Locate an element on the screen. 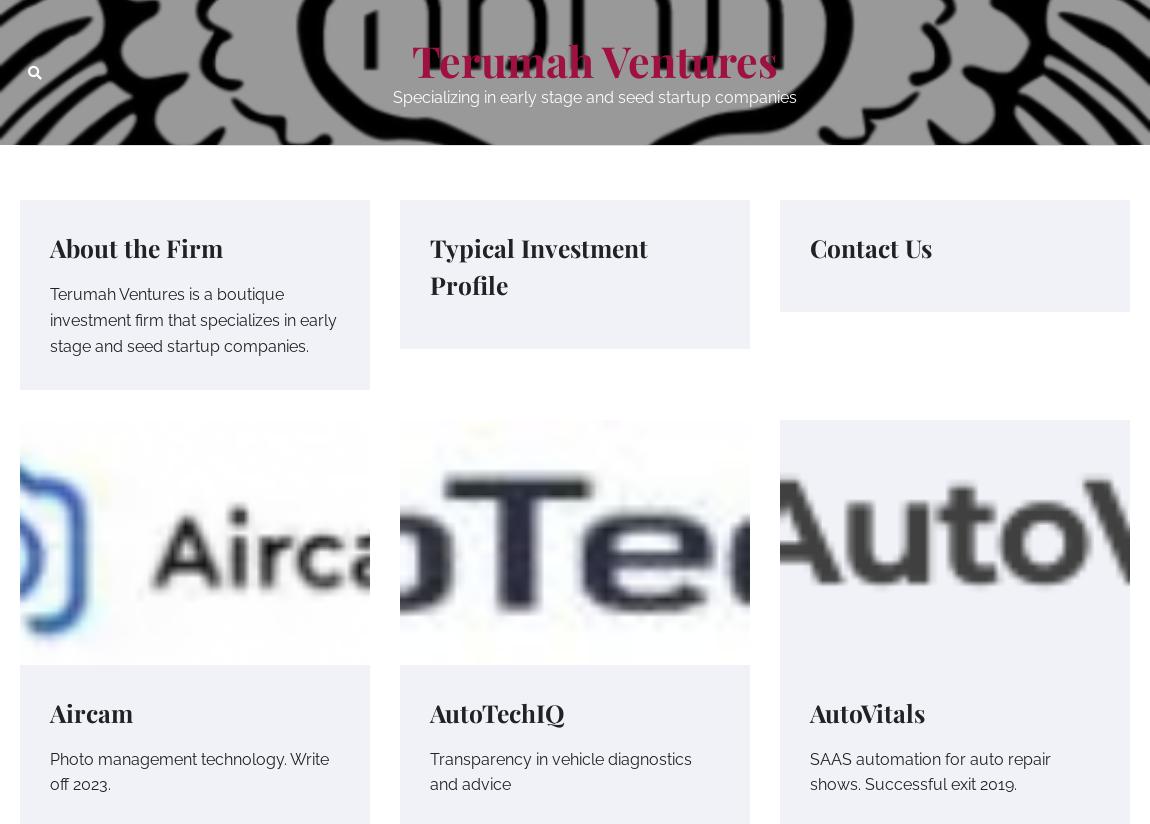 This screenshot has width=1150, height=824. 'Terumah Ventures is a boutique investment firm that specializes in early stage and seed startup companies.' is located at coordinates (192, 319).